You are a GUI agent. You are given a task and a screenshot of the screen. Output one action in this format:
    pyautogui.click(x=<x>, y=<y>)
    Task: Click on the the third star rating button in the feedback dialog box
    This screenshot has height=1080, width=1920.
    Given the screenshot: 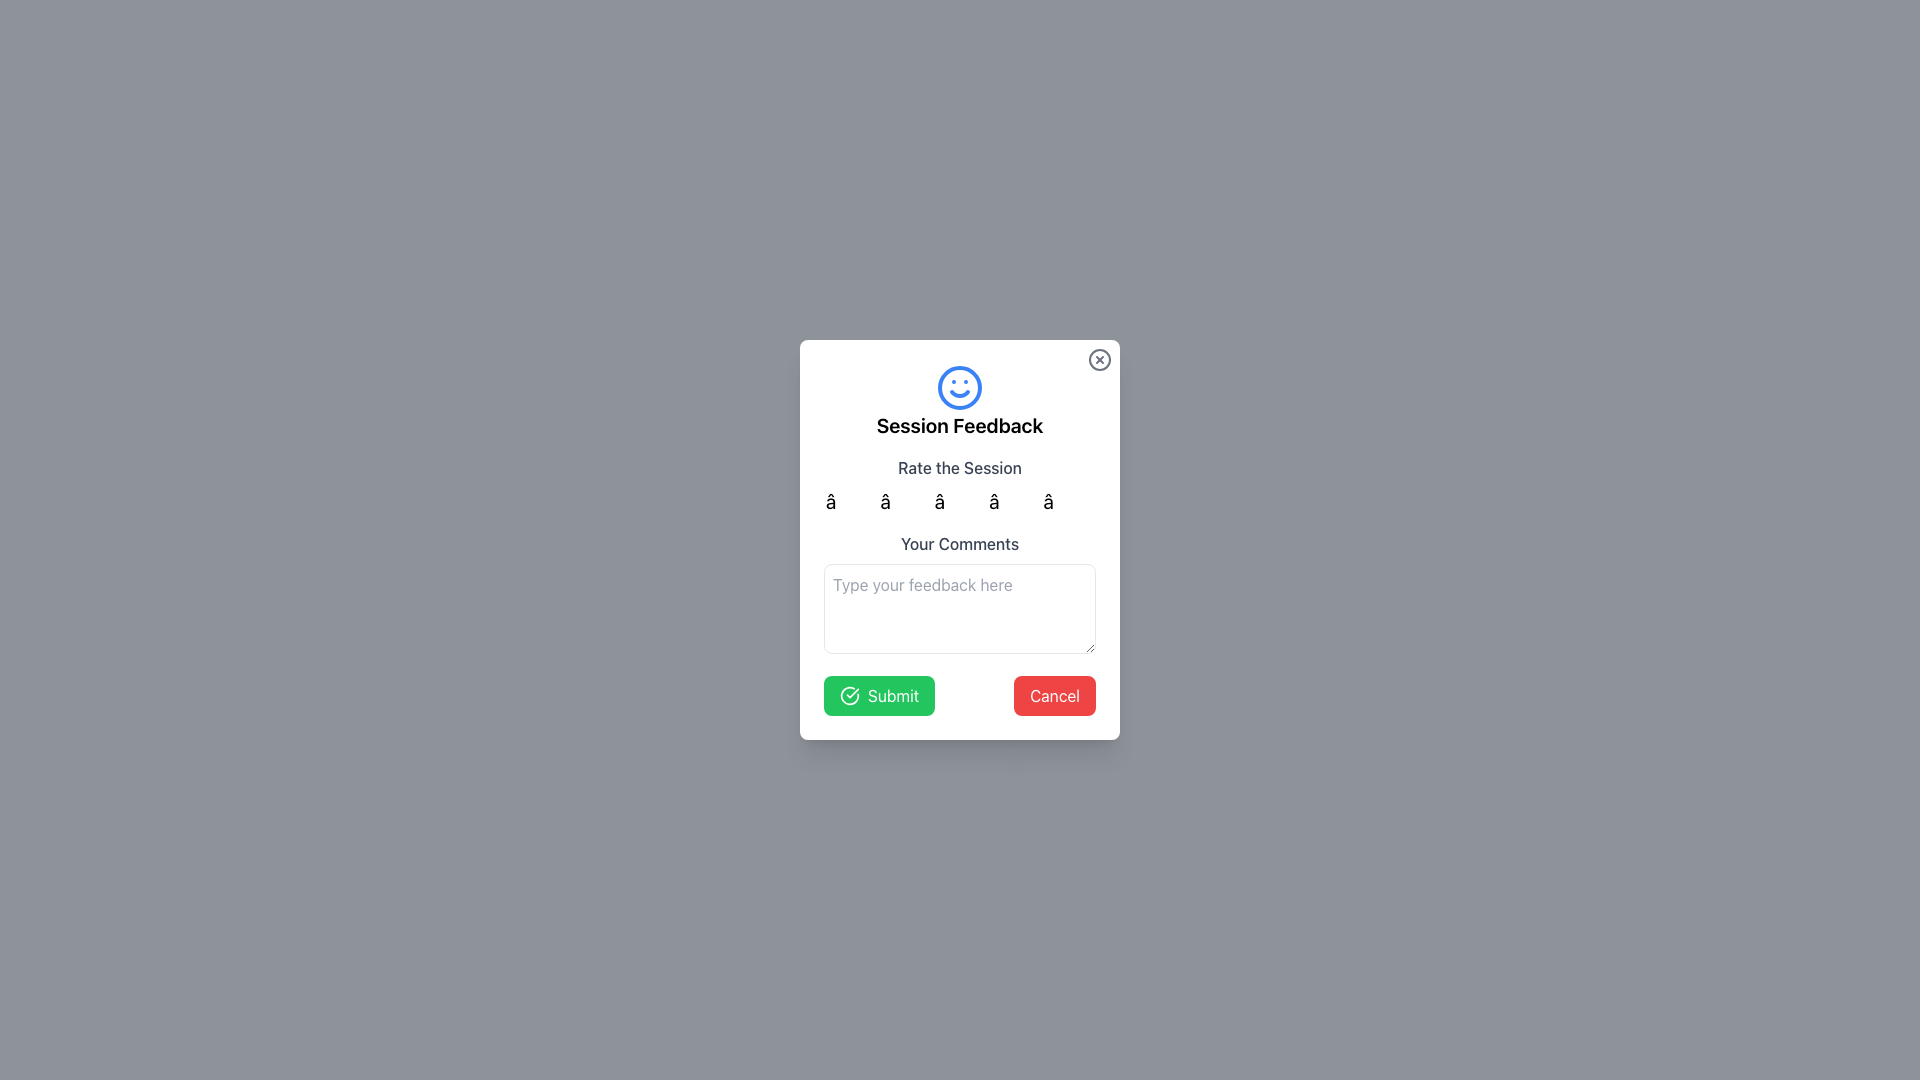 What is the action you would take?
    pyautogui.click(x=960, y=500)
    